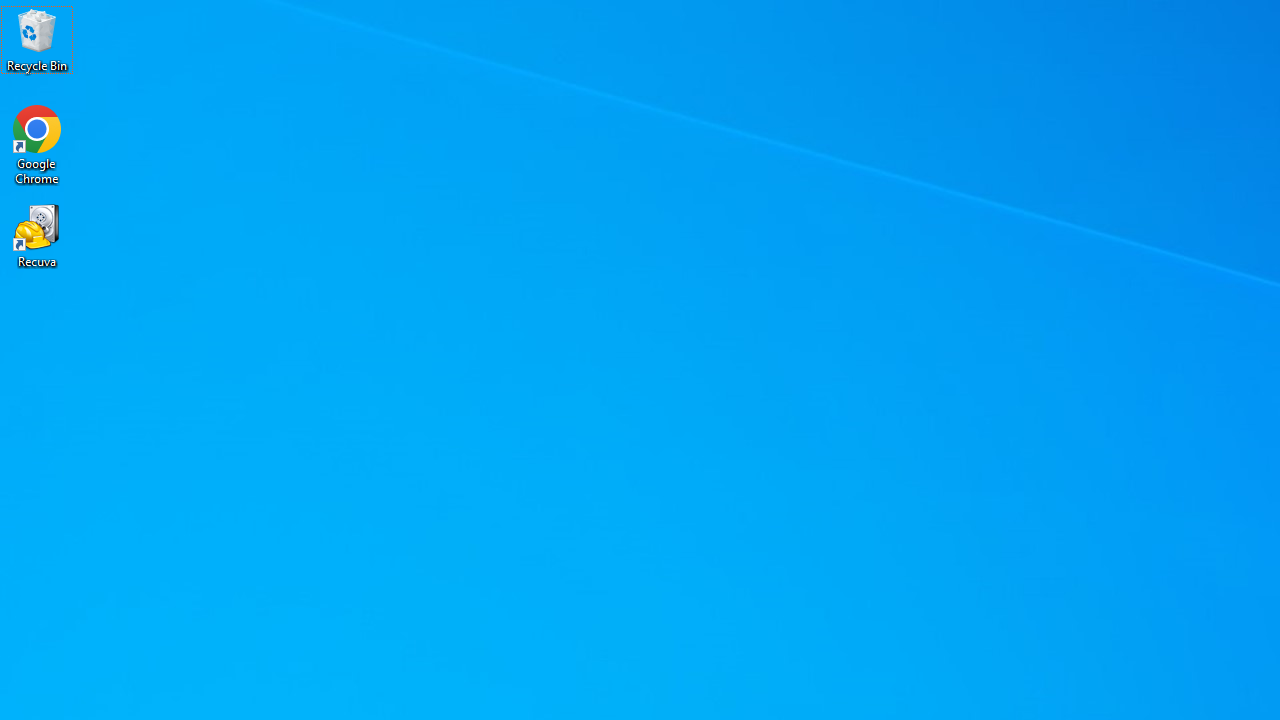 The image size is (1280, 720). What do you see at coordinates (37, 144) in the screenshot?
I see `'Google Chrome'` at bounding box center [37, 144].